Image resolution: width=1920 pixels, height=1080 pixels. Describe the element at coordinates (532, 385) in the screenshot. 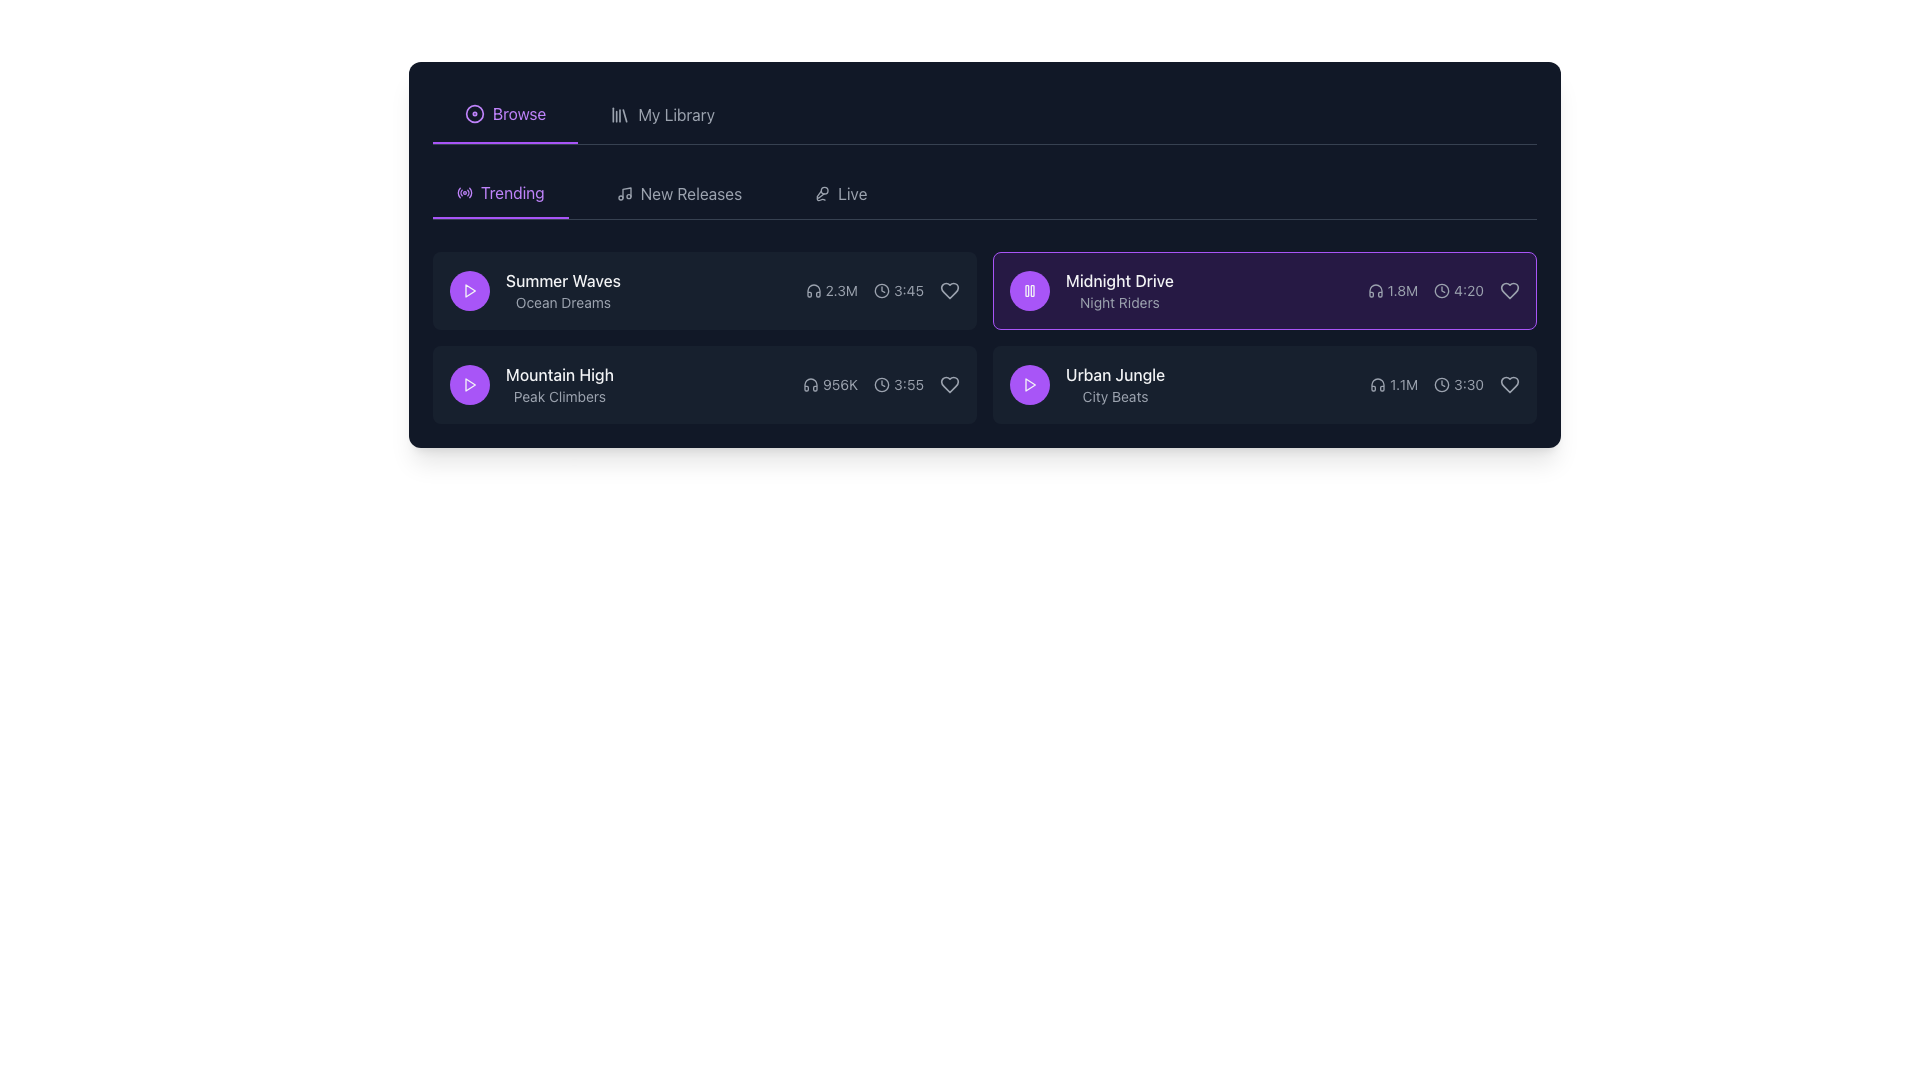

I see `the text display element that shows 'Mountain High' and 'Peak Climbers', positioned beneath 'Summer Waves' and aligned to the left` at that location.